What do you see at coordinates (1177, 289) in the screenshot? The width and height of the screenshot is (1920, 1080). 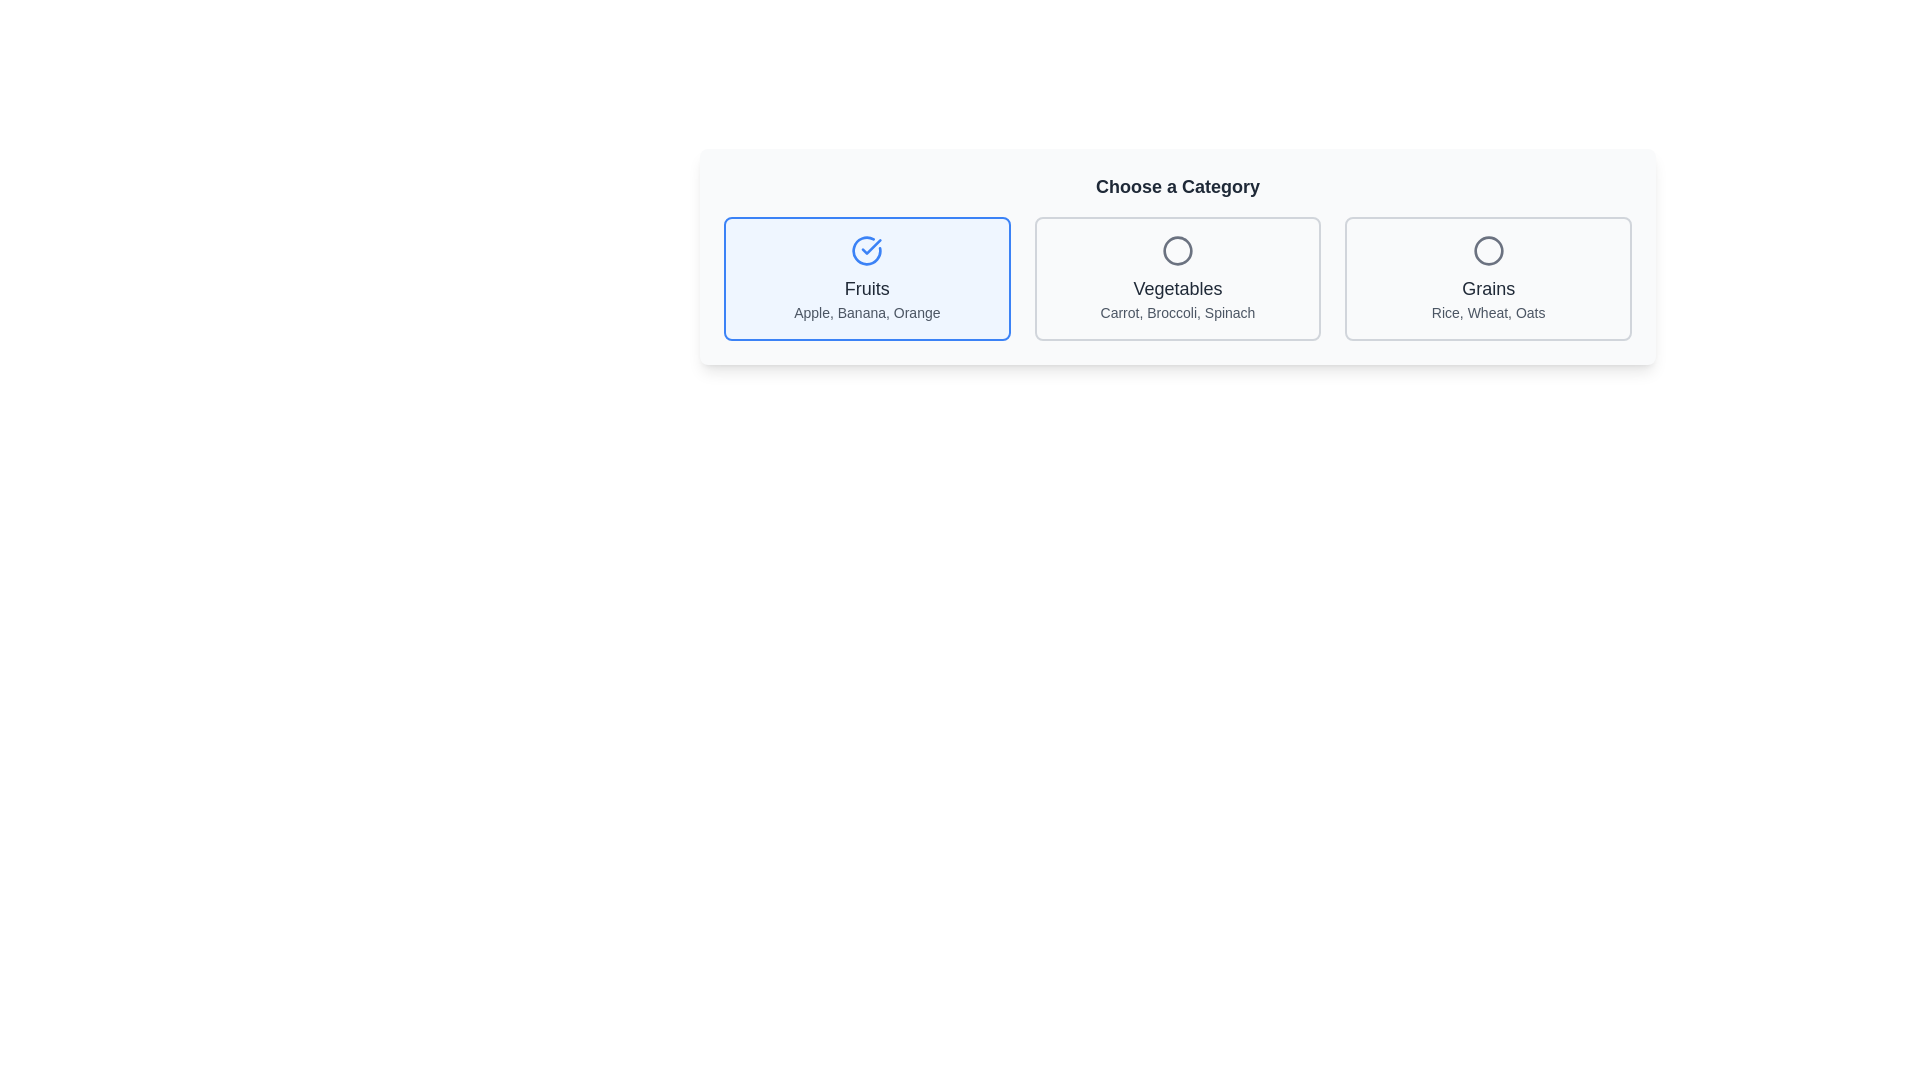 I see `the category label located in the second card of the category selection, which is centrally positioned above a descriptive text line and below an icon` at bounding box center [1177, 289].